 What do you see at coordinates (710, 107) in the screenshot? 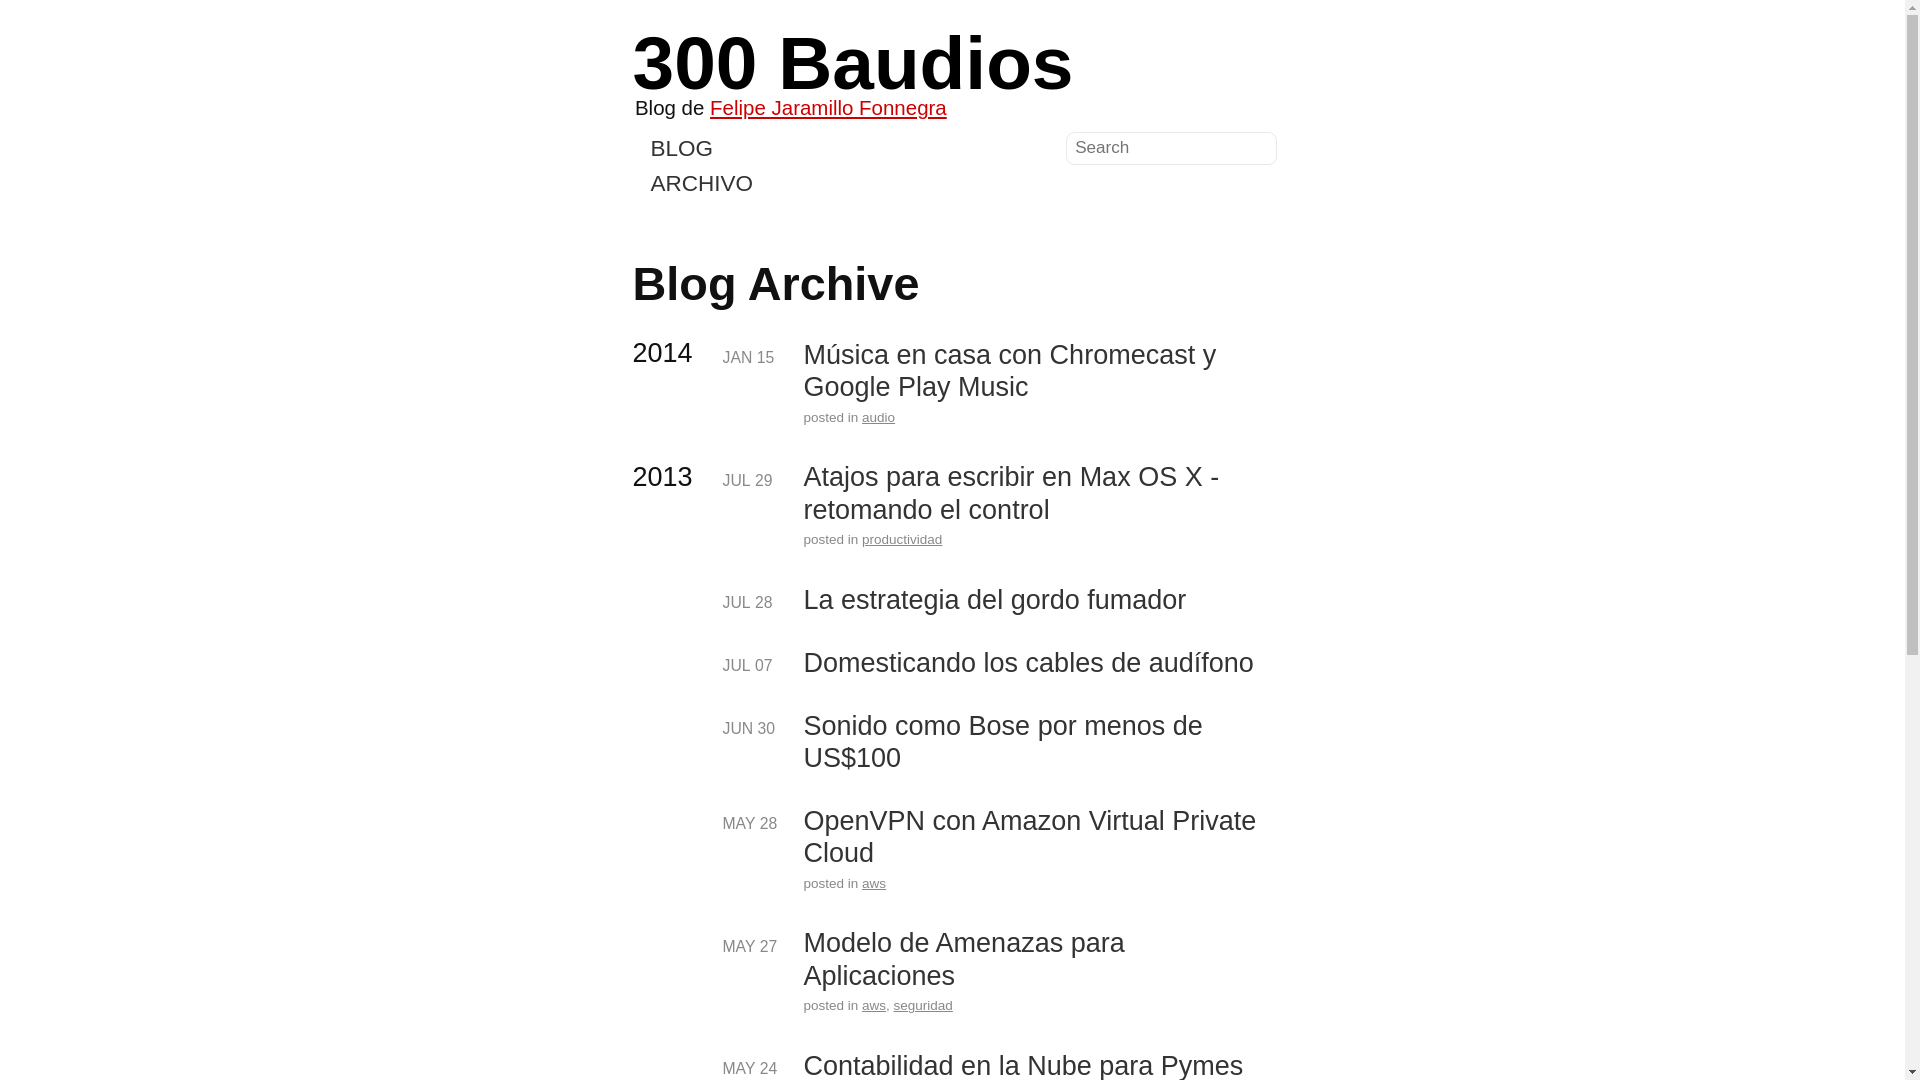
I see `'Felipe Jaramillo Fonnegra'` at bounding box center [710, 107].